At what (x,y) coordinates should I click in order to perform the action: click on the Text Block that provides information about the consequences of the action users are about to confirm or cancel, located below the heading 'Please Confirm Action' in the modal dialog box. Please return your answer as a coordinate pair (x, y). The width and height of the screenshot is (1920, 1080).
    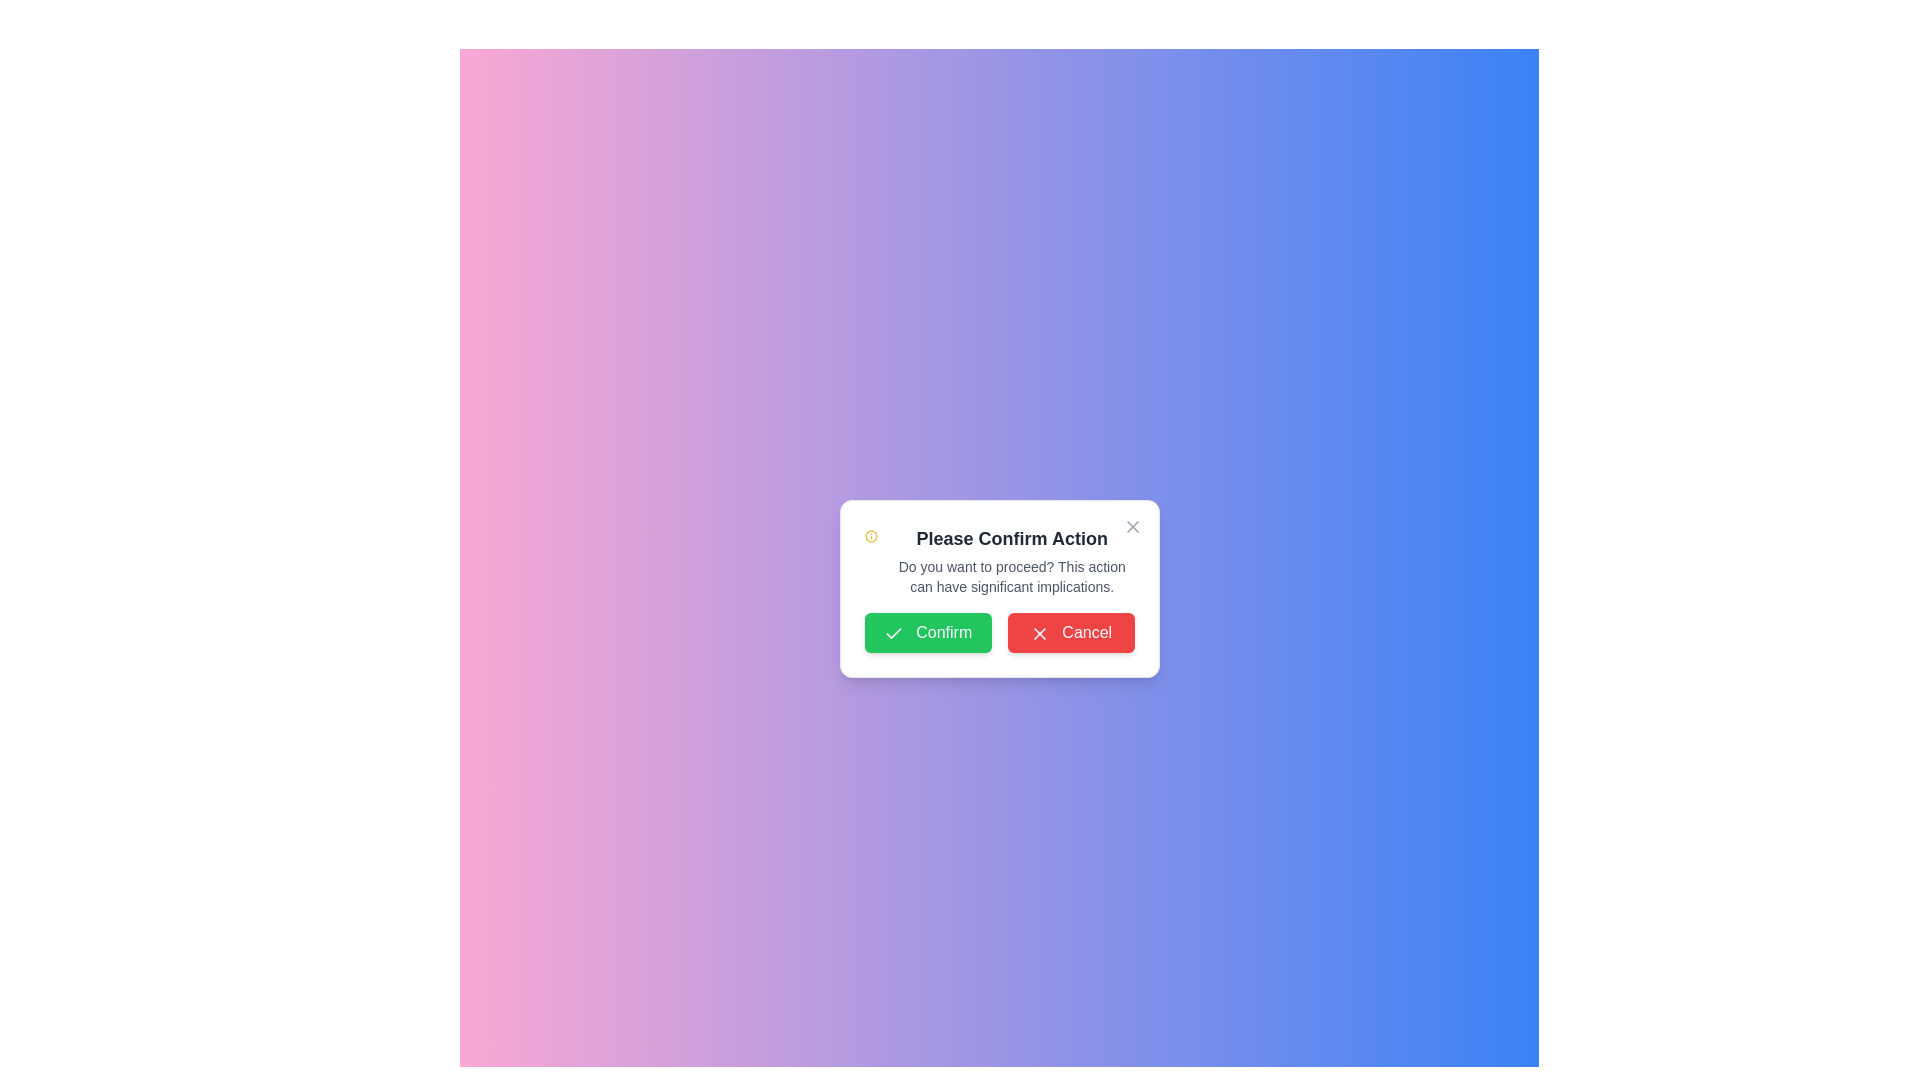
    Looking at the image, I should click on (1012, 577).